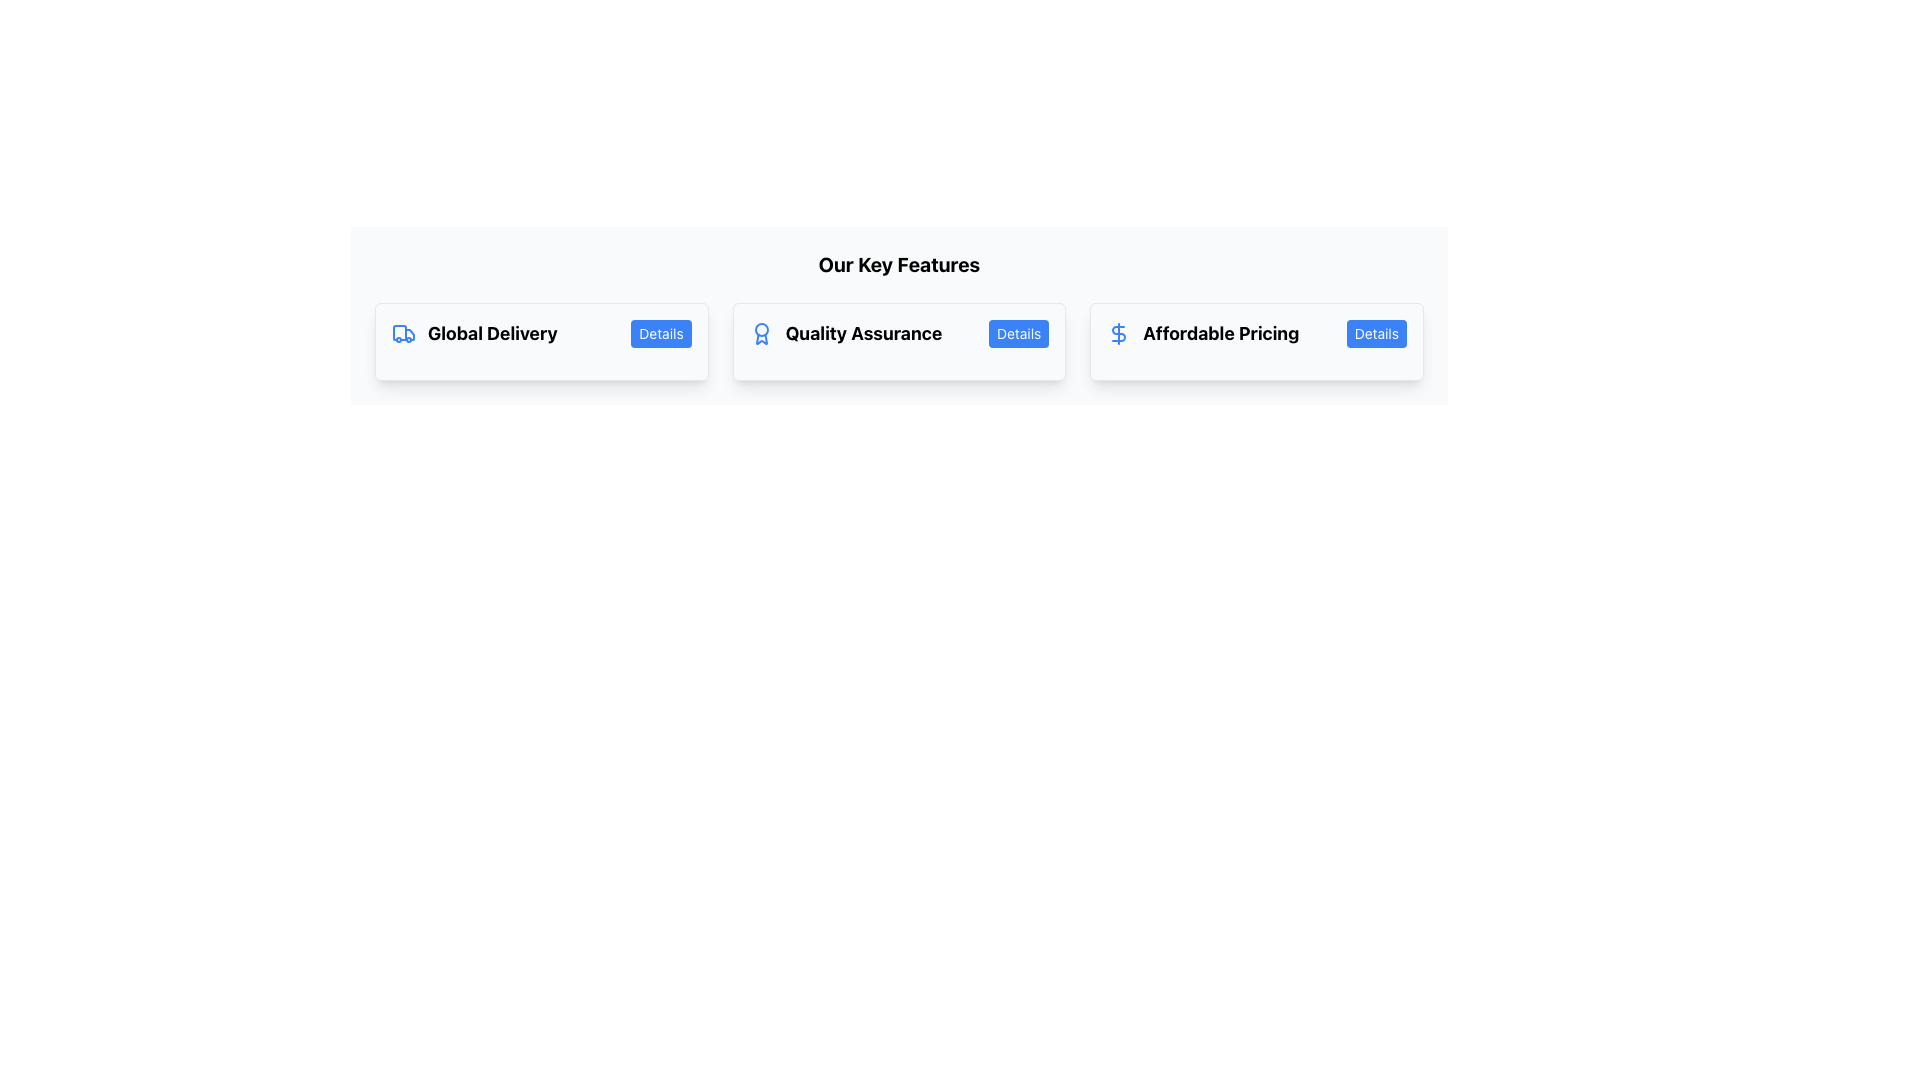  Describe the element at coordinates (402, 333) in the screenshot. I see `the SVG icon of a truck with a blue outline and white fill, which is positioned to the left of the text 'Global Delivery'` at that location.